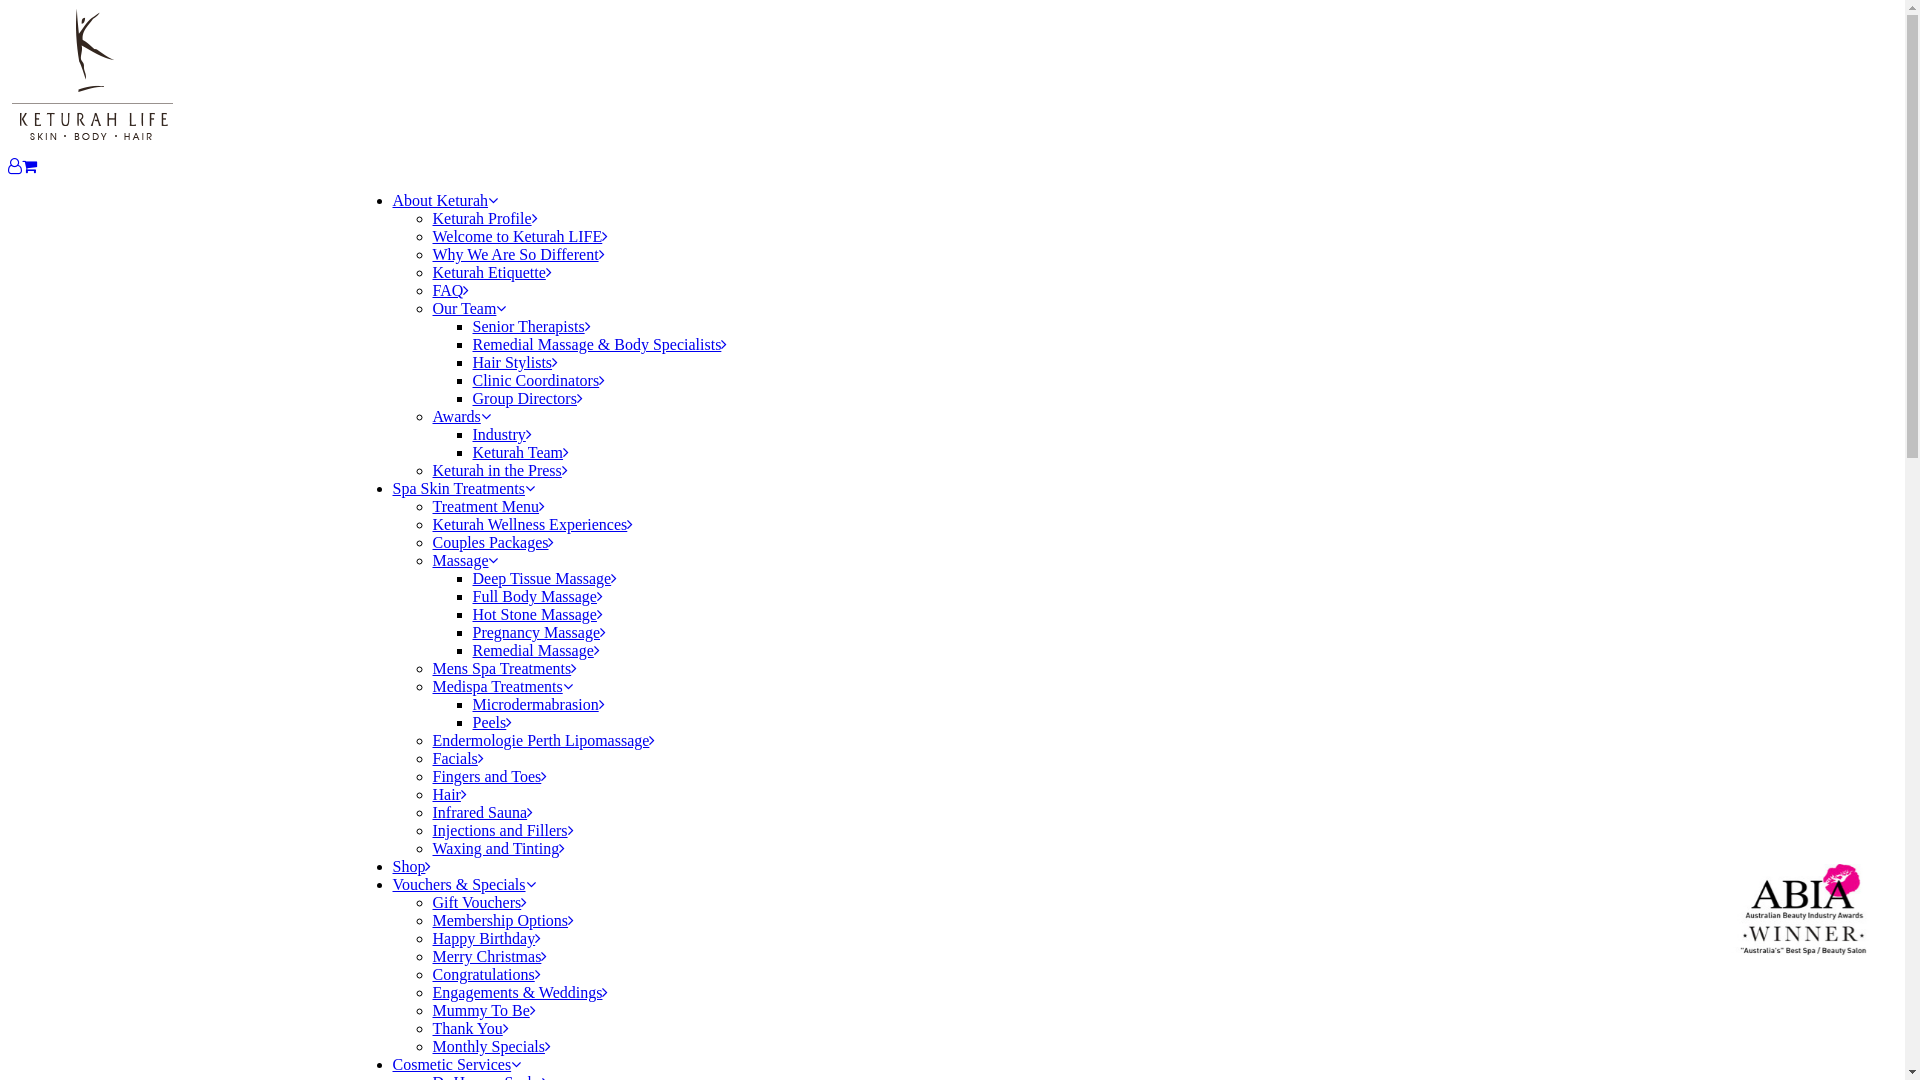 The height and width of the screenshot is (1080, 1920). I want to click on 'Group Directors', so click(527, 398).